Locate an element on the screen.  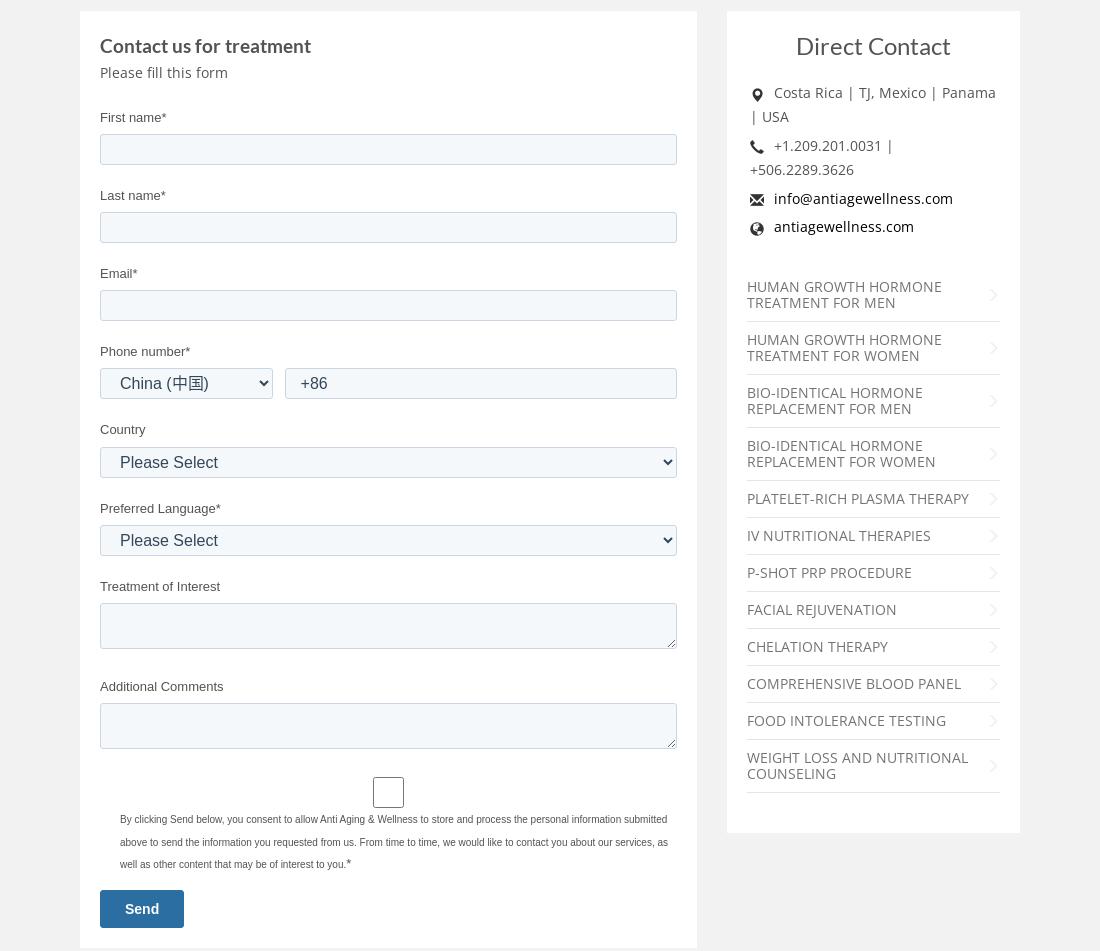
'Treatment of Interest' is located at coordinates (99, 584).